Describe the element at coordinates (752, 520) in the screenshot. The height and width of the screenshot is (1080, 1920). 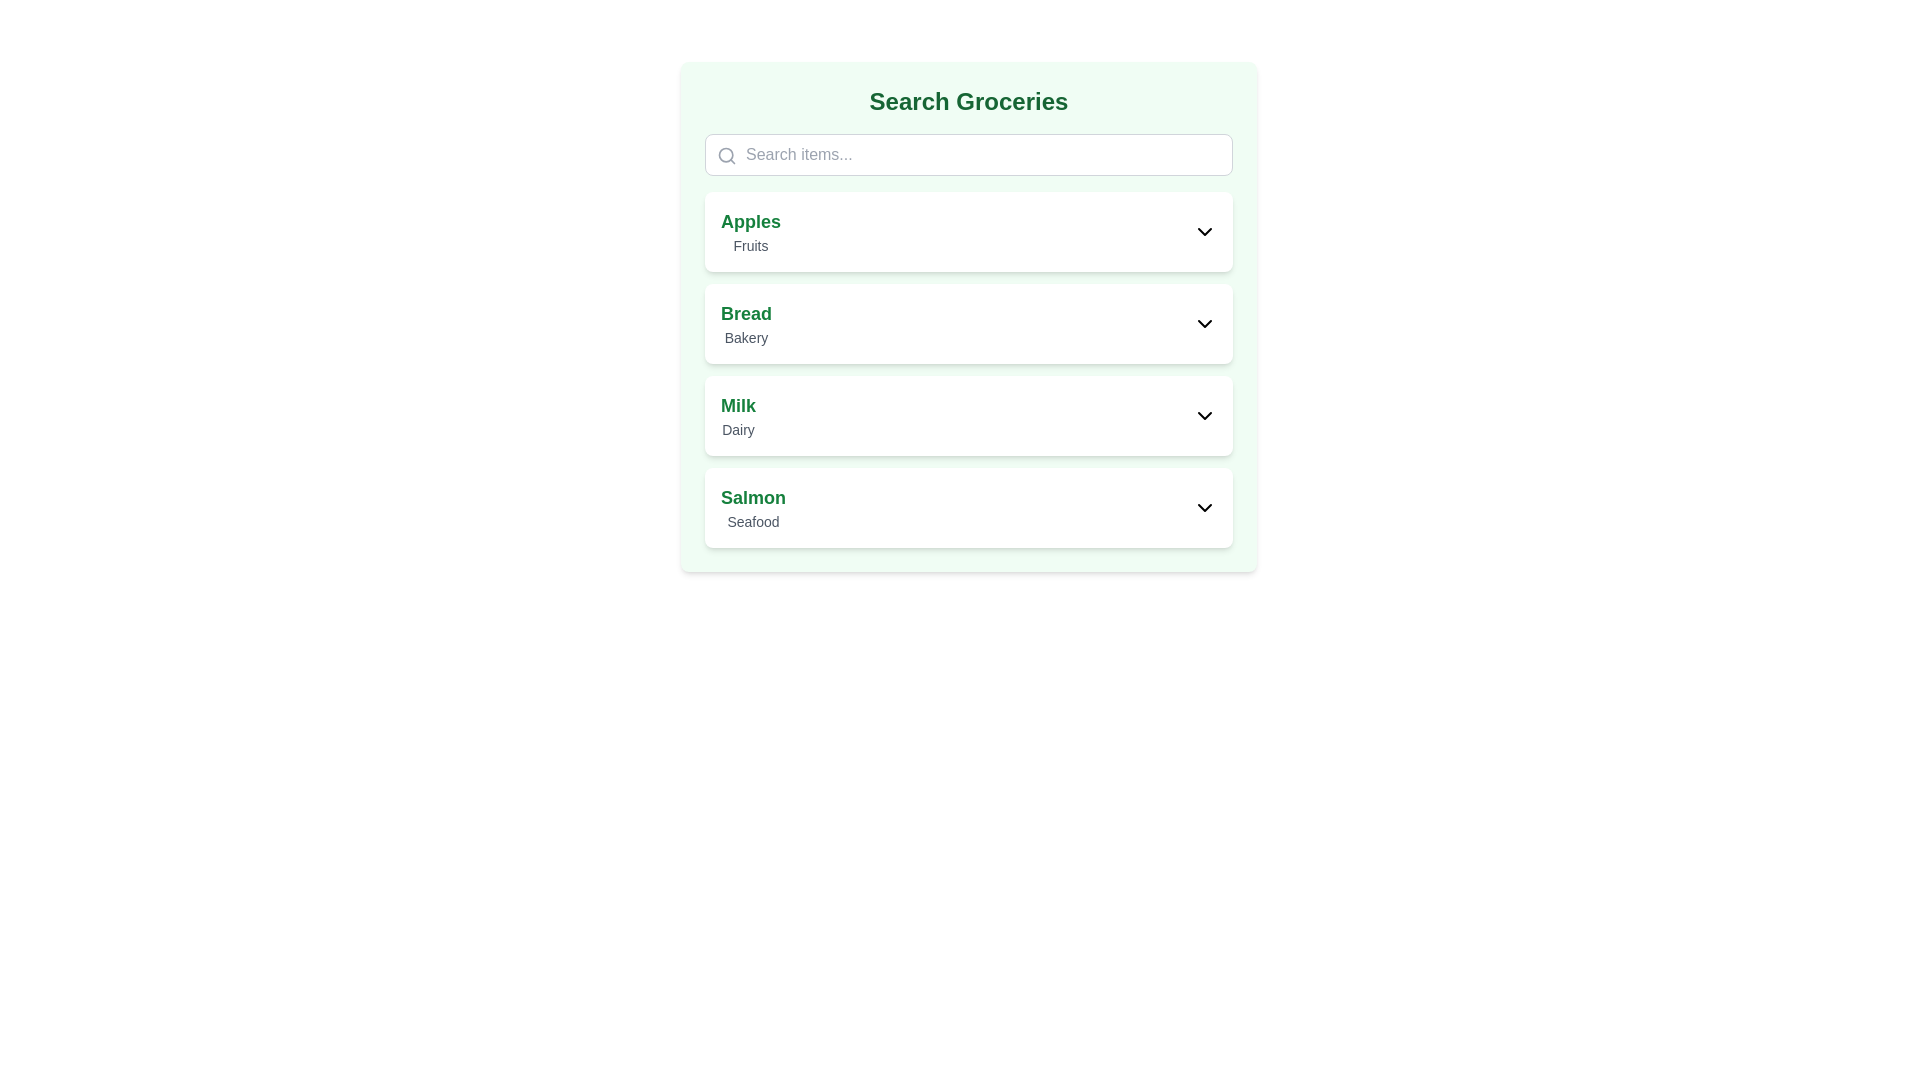
I see `the text label that contains the word 'Seafood', which is styled with a small font size and grey color, positioned below the 'Salmon' title in the content area` at that location.